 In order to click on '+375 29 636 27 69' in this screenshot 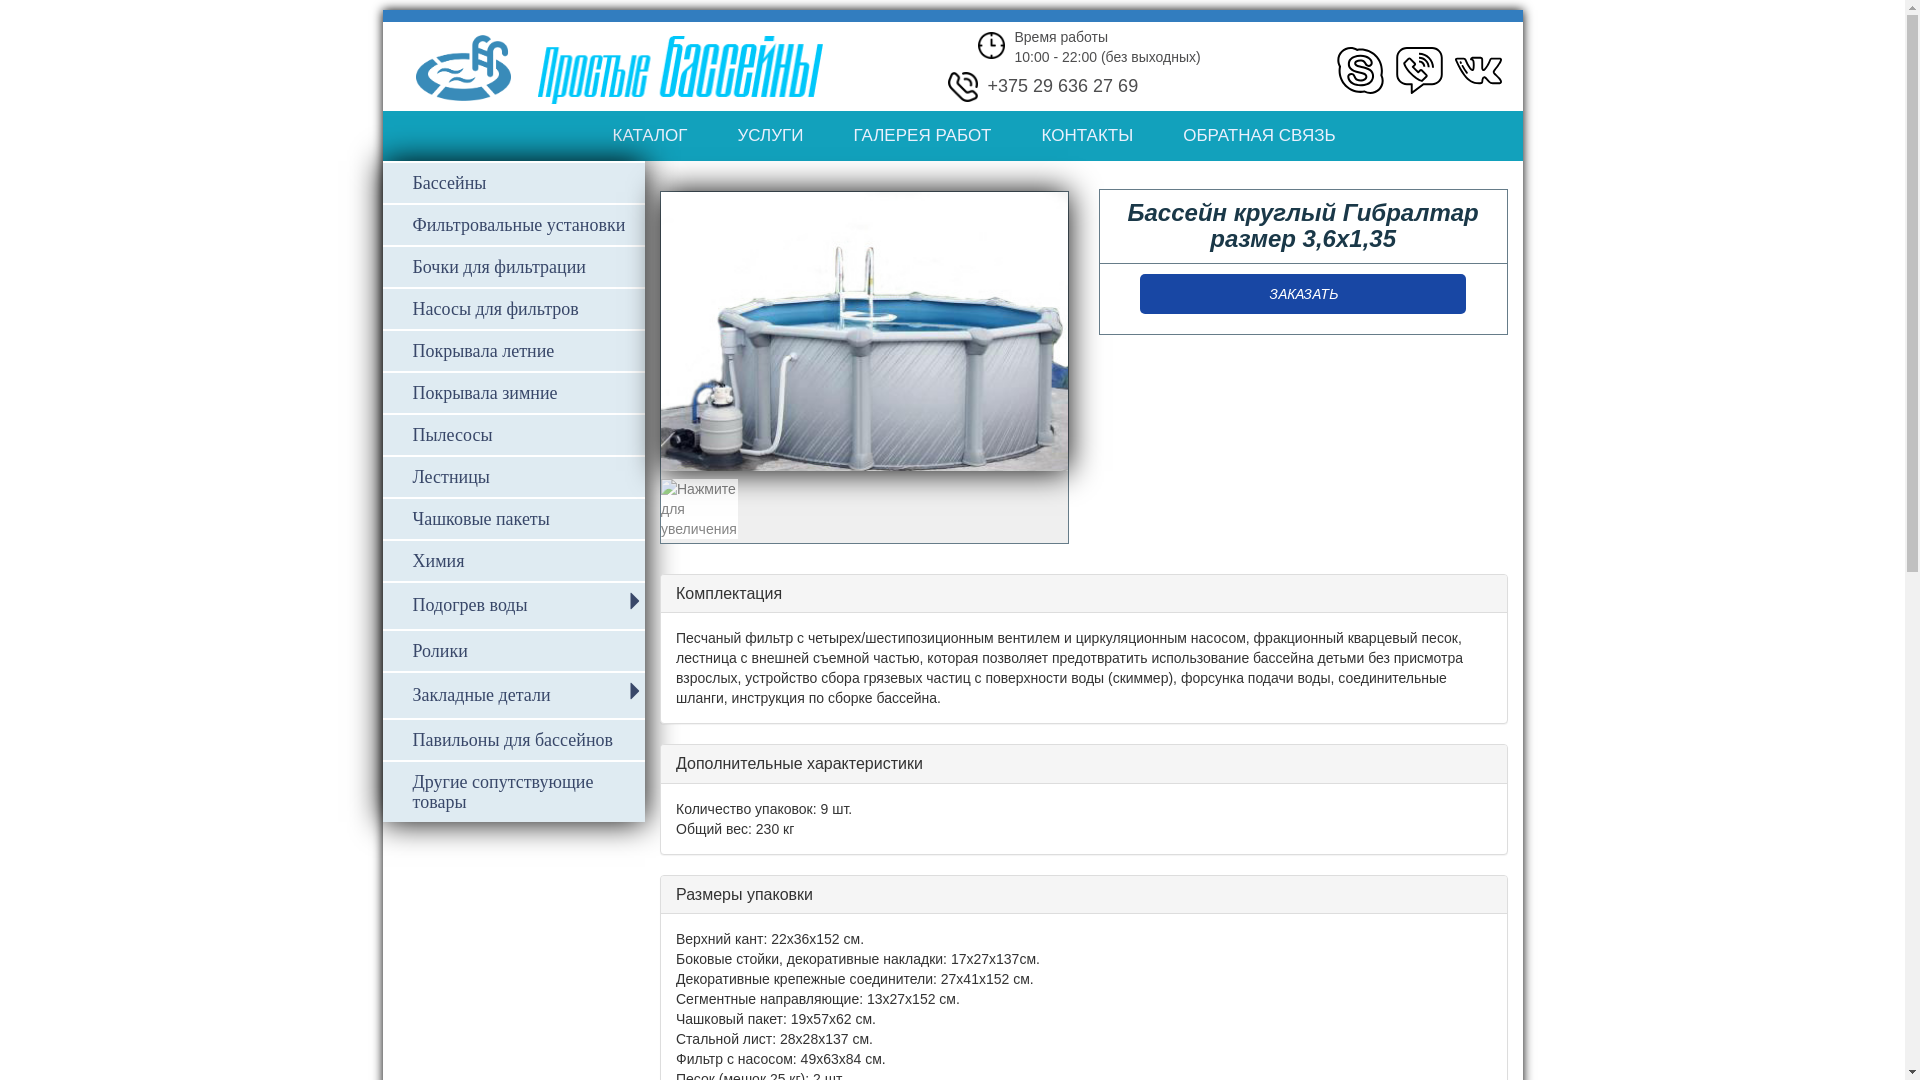, I will do `click(1062, 86)`.